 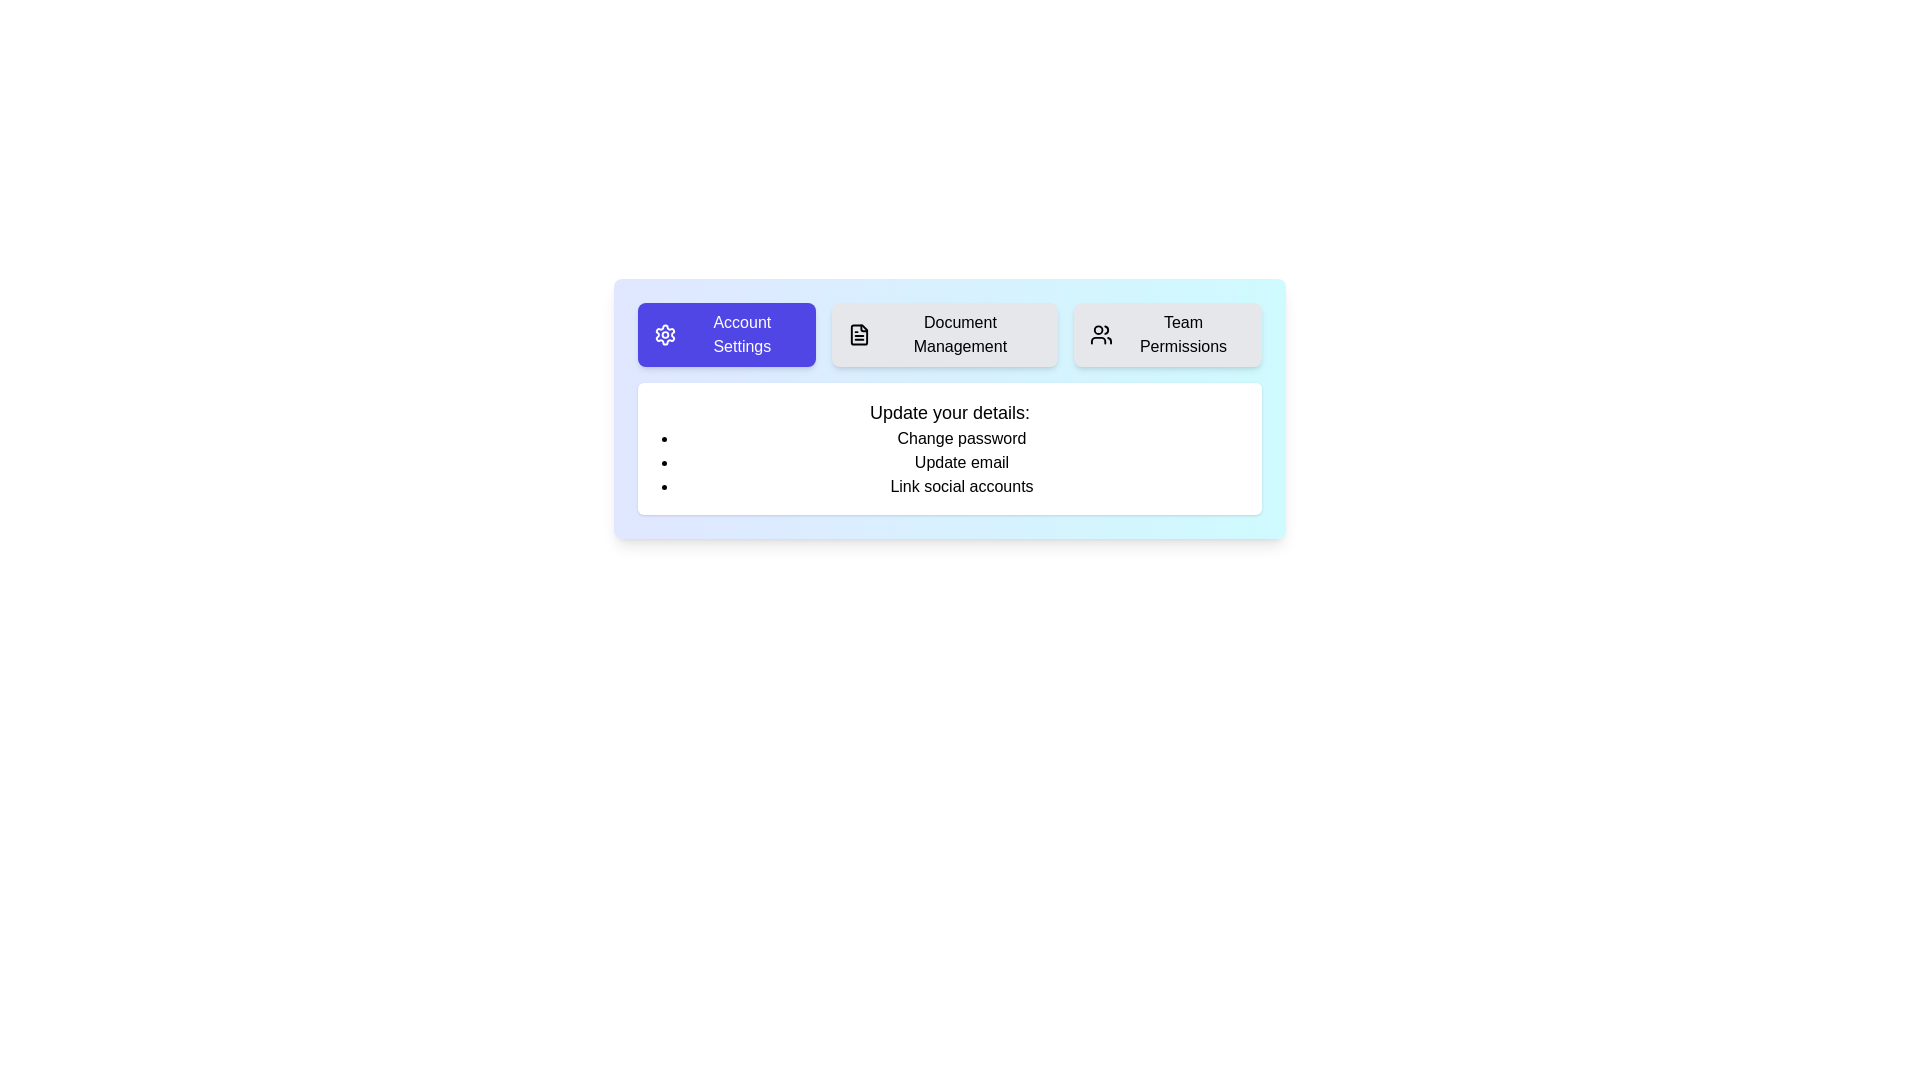 What do you see at coordinates (949, 411) in the screenshot?
I see `the prominent heading text 'Update your details:' to focus on it` at bounding box center [949, 411].